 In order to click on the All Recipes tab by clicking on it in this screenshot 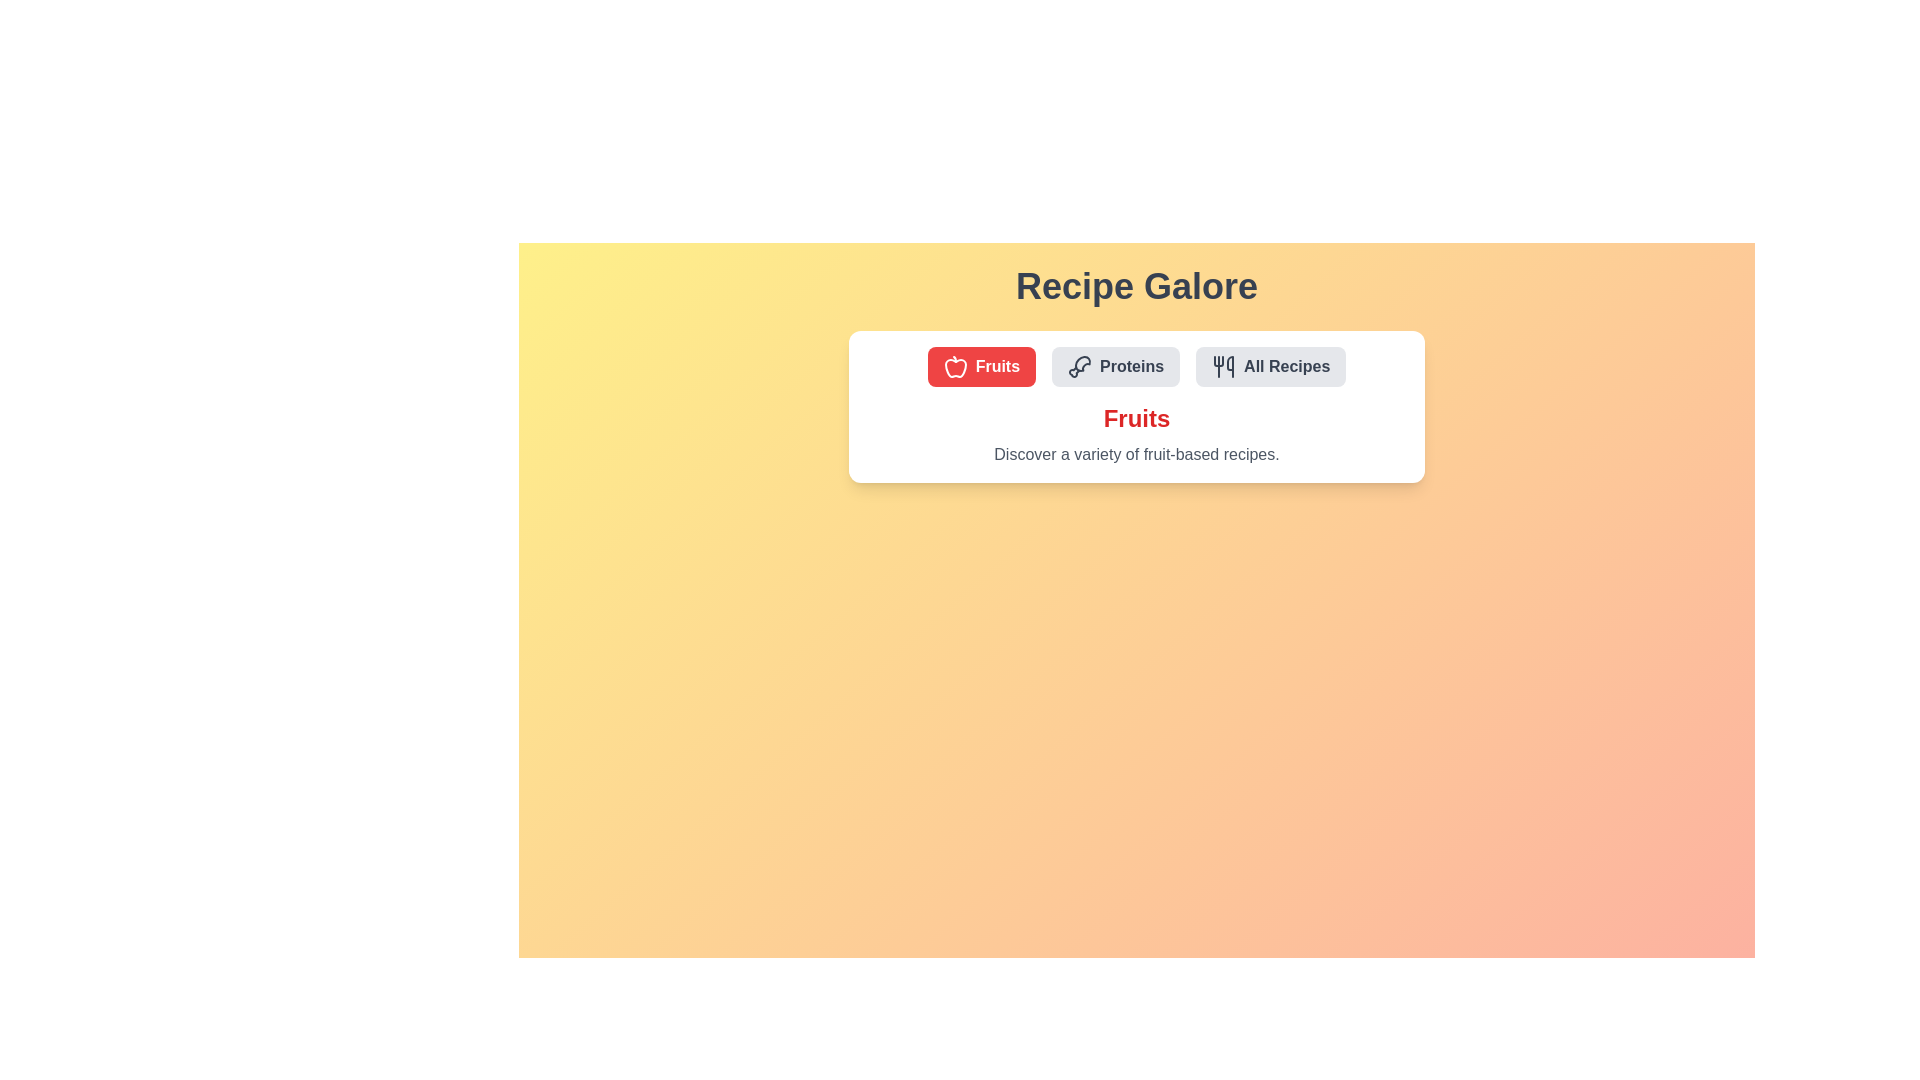, I will do `click(1270, 366)`.